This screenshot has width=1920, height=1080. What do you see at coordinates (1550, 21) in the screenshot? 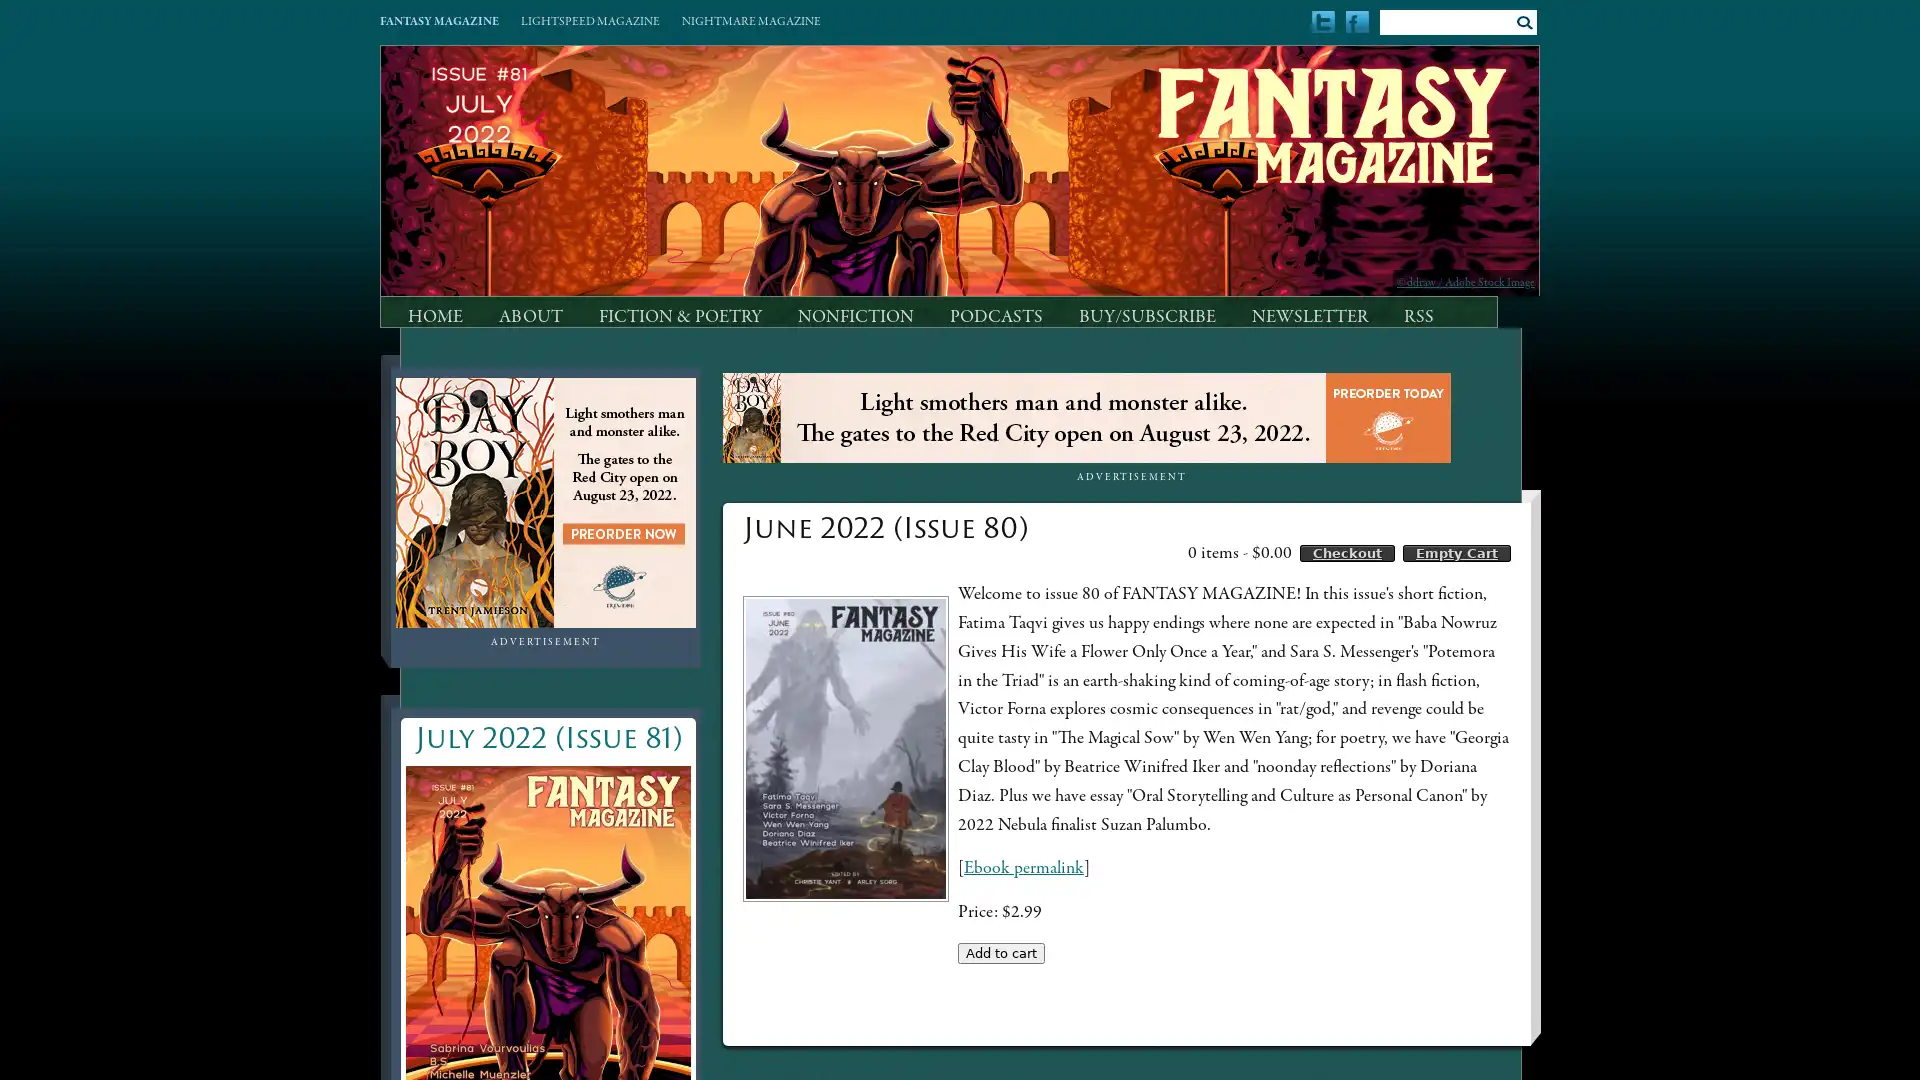
I see `Submit` at bounding box center [1550, 21].